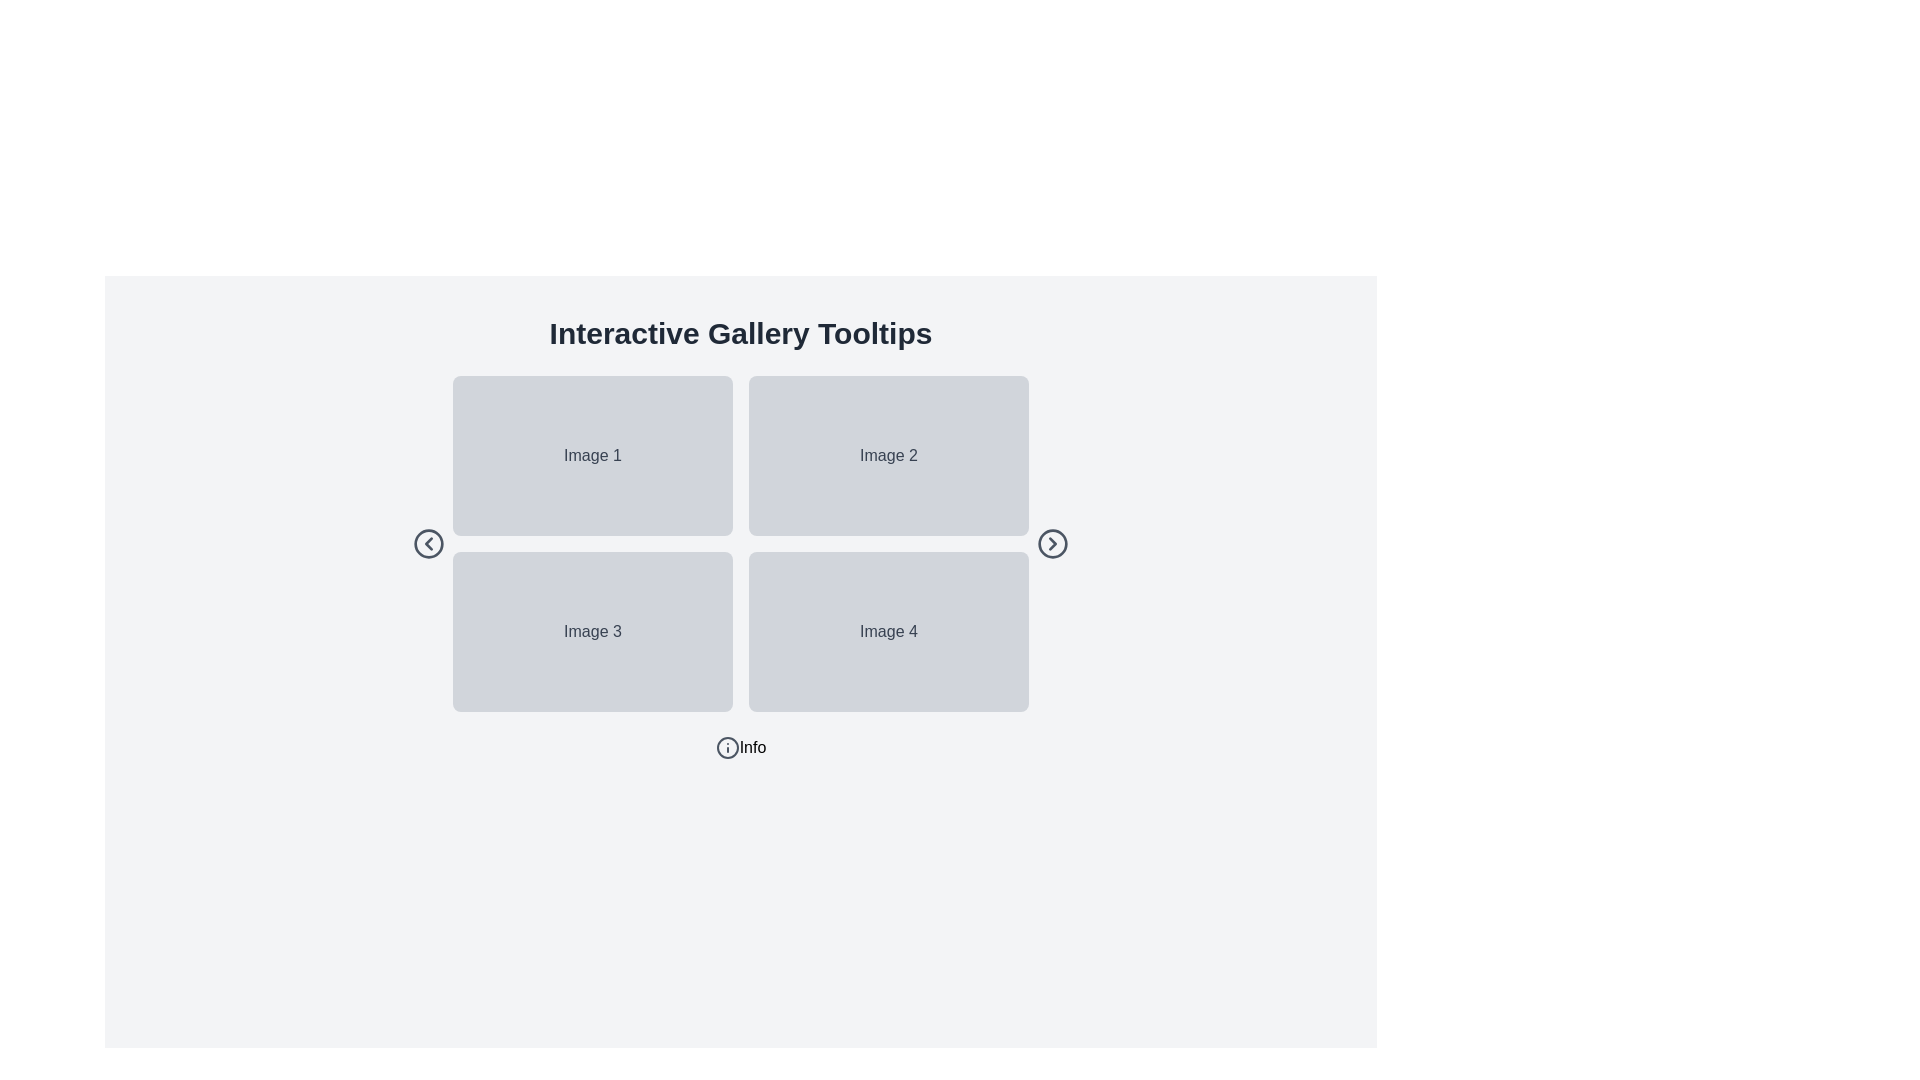 The image size is (1920, 1080). What do you see at coordinates (726, 748) in the screenshot?
I see `the SVG circle graphic that is part of the 'info' icon, located centrally below the main interactive gallery grid` at bounding box center [726, 748].